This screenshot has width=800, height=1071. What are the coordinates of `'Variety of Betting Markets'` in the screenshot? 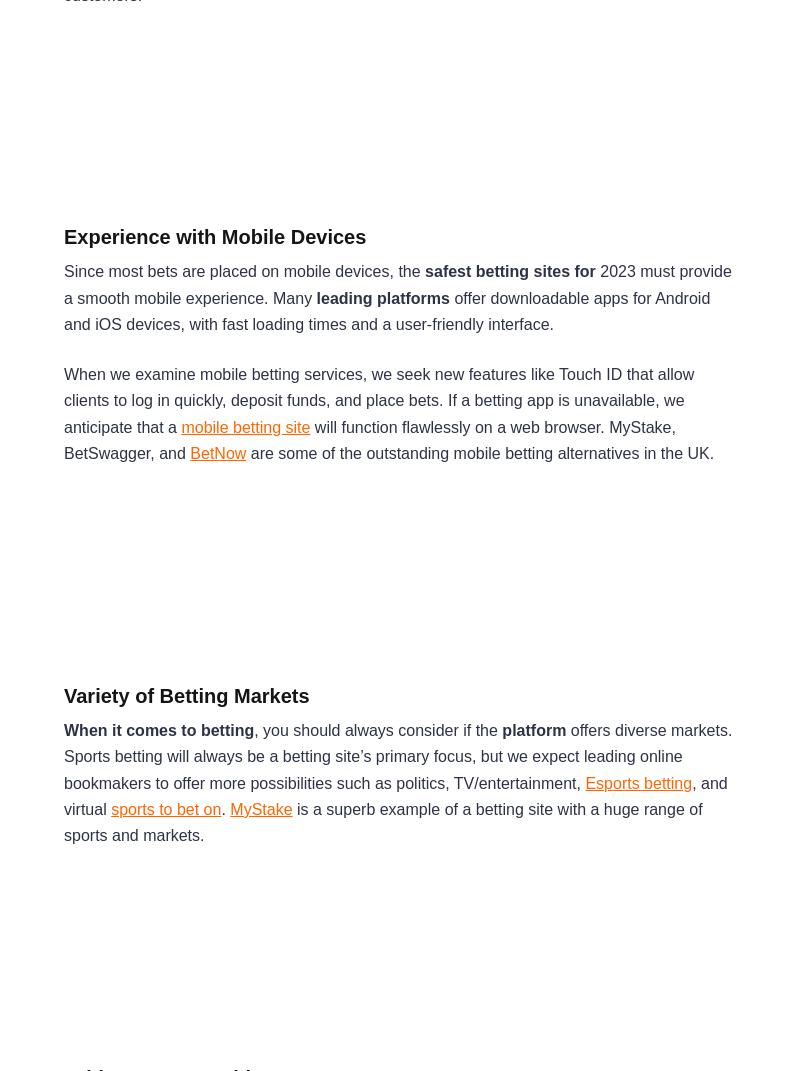 It's located at (185, 694).